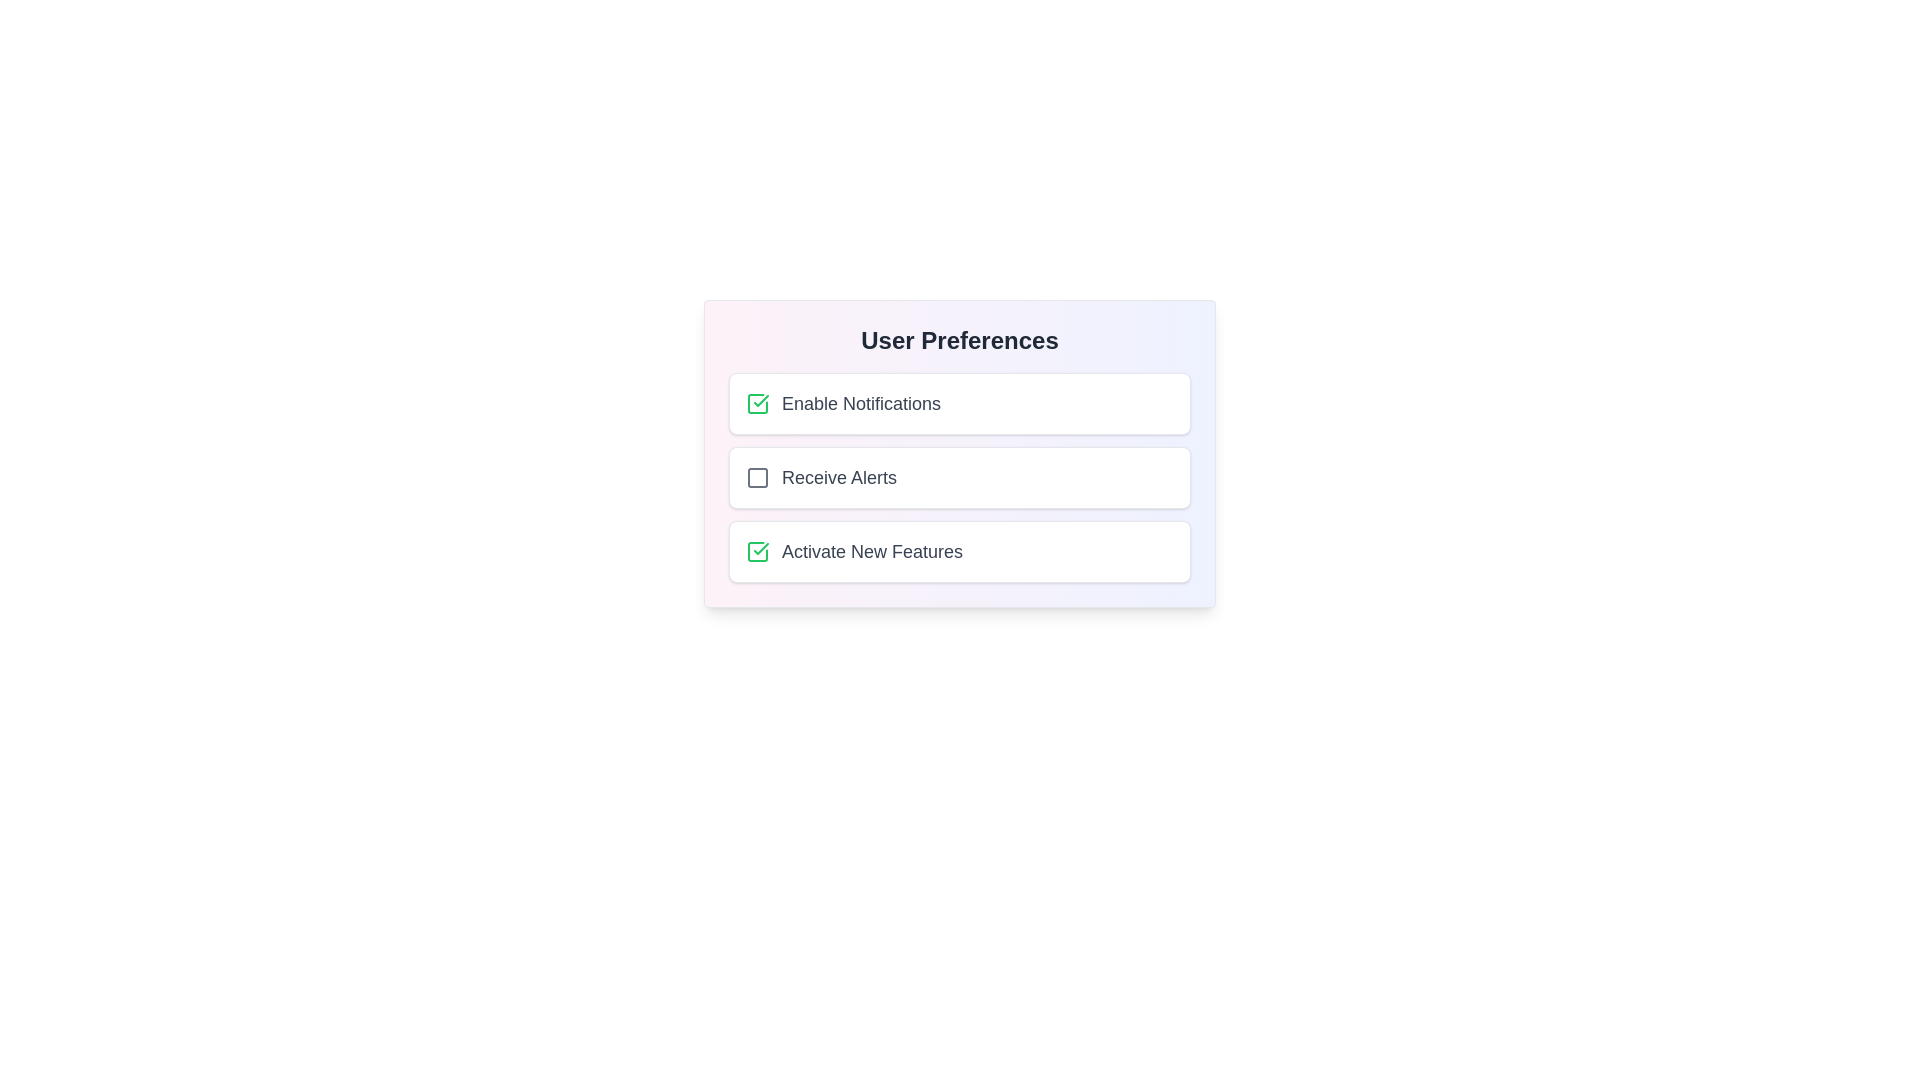 Image resolution: width=1920 pixels, height=1080 pixels. Describe the element at coordinates (872, 551) in the screenshot. I see `the text label reading 'Activate New Features', which is aligned to the right of the checkbox in the third row of the 'User Preferences' panel` at that location.